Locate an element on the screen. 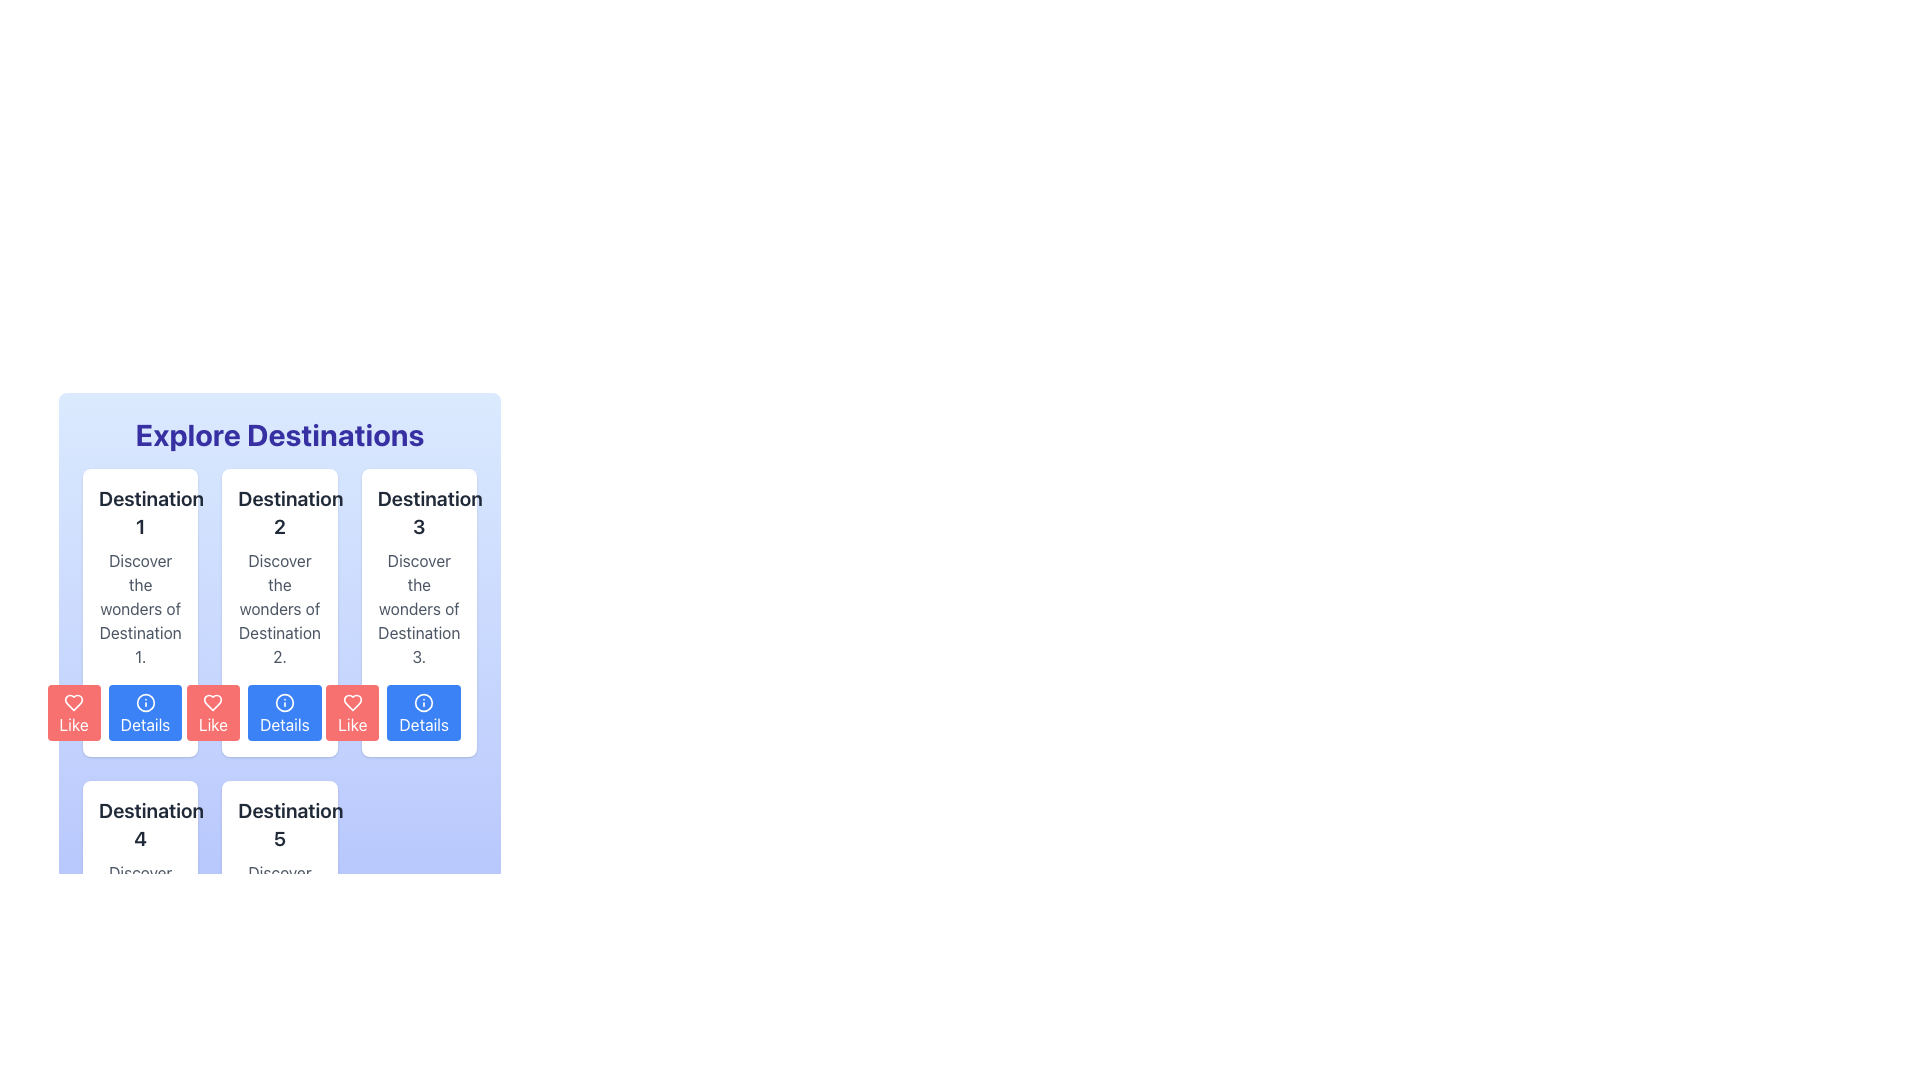  the descriptive text about 'Destination 1' located beneath the title within the first column of rectangular cards, positioned above the 'Like' and 'Details' buttons is located at coordinates (139, 608).